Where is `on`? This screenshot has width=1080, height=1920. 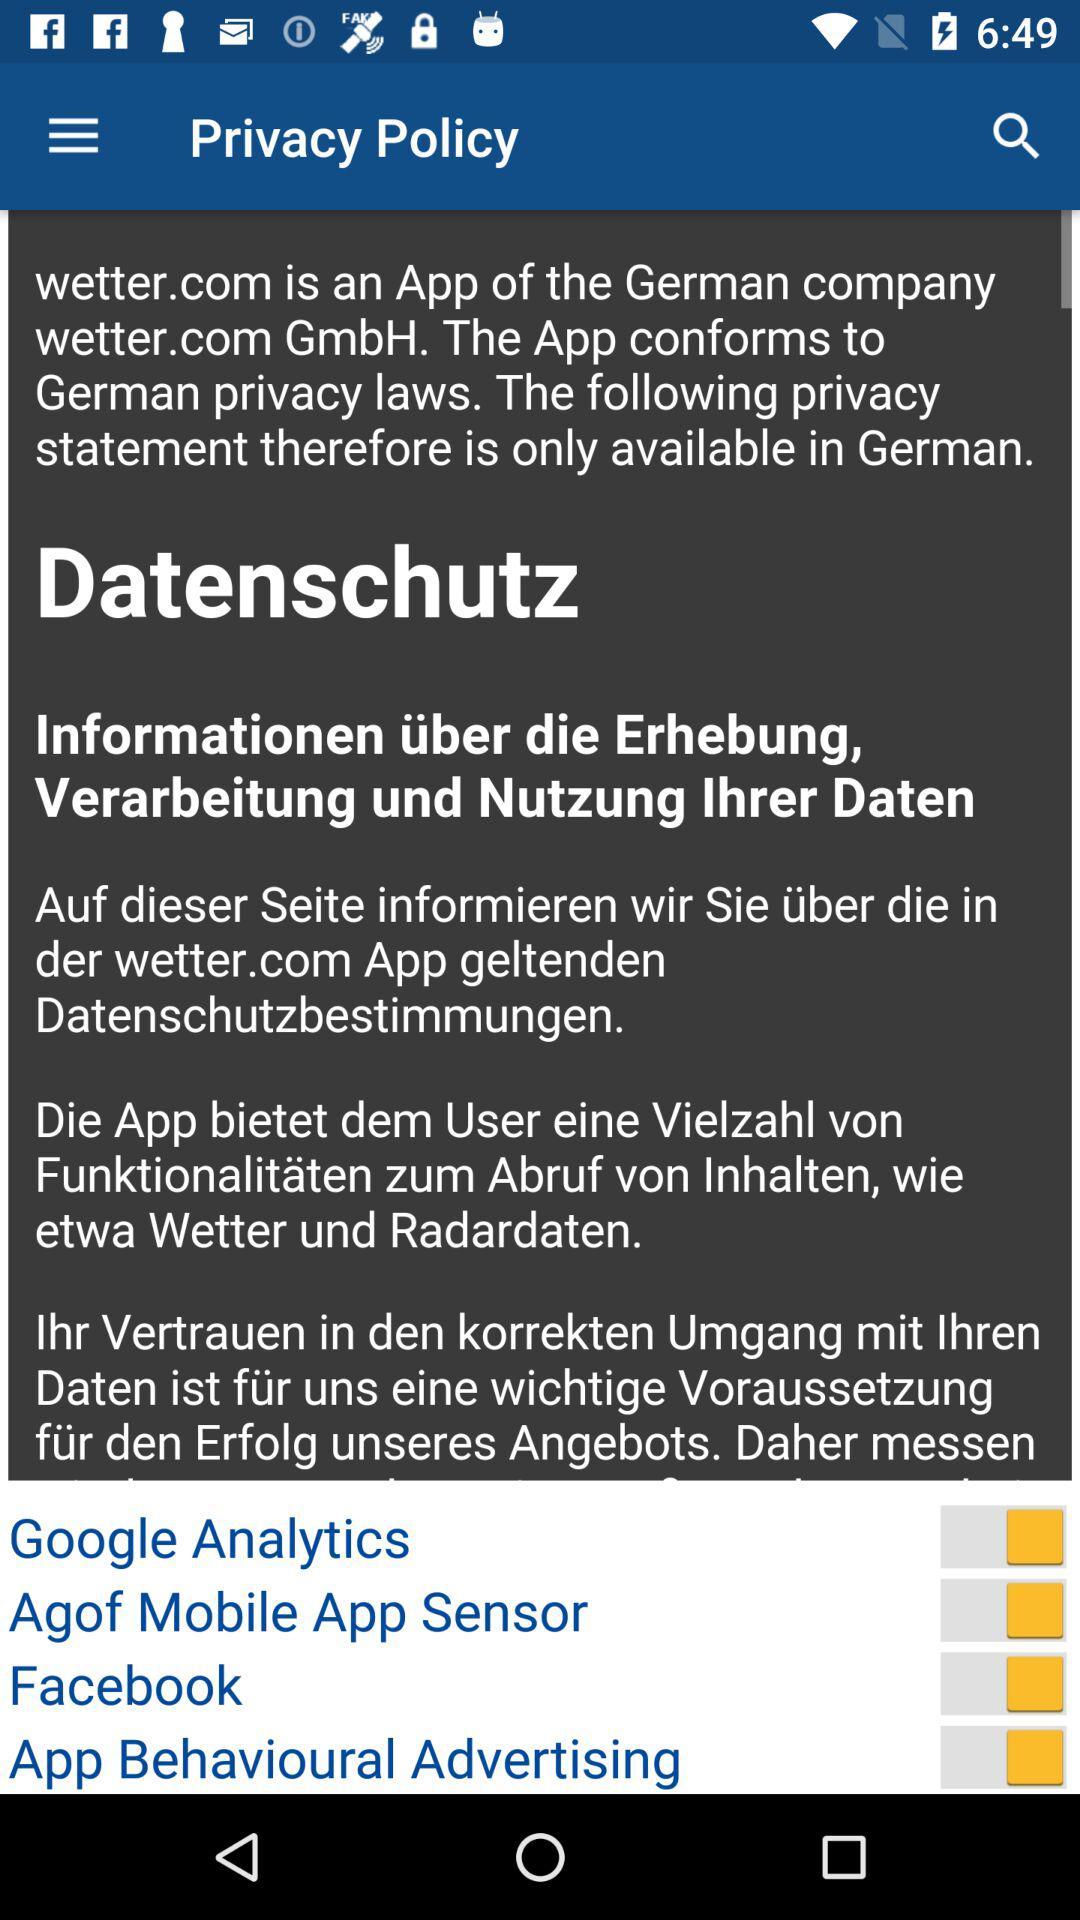 on is located at coordinates (1003, 1682).